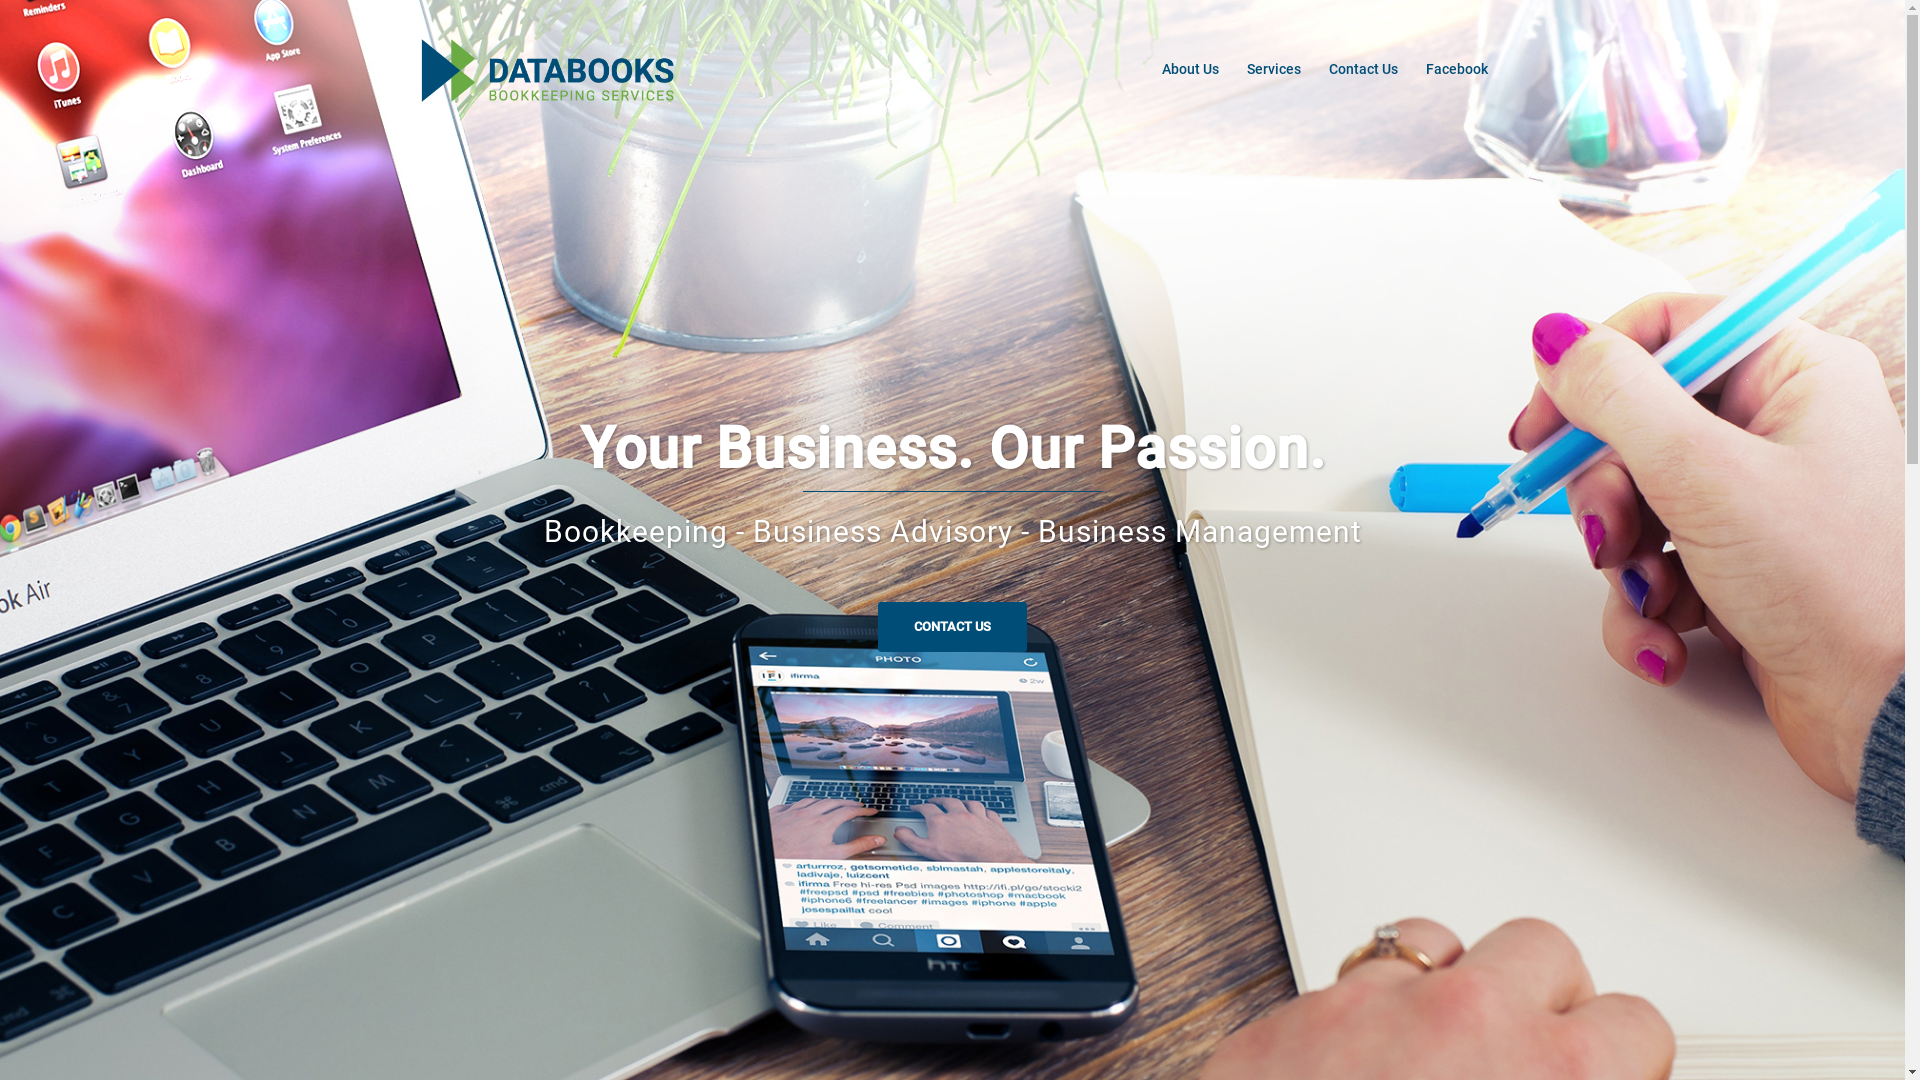  Describe the element at coordinates (1190, 68) in the screenshot. I see `'About Us'` at that location.